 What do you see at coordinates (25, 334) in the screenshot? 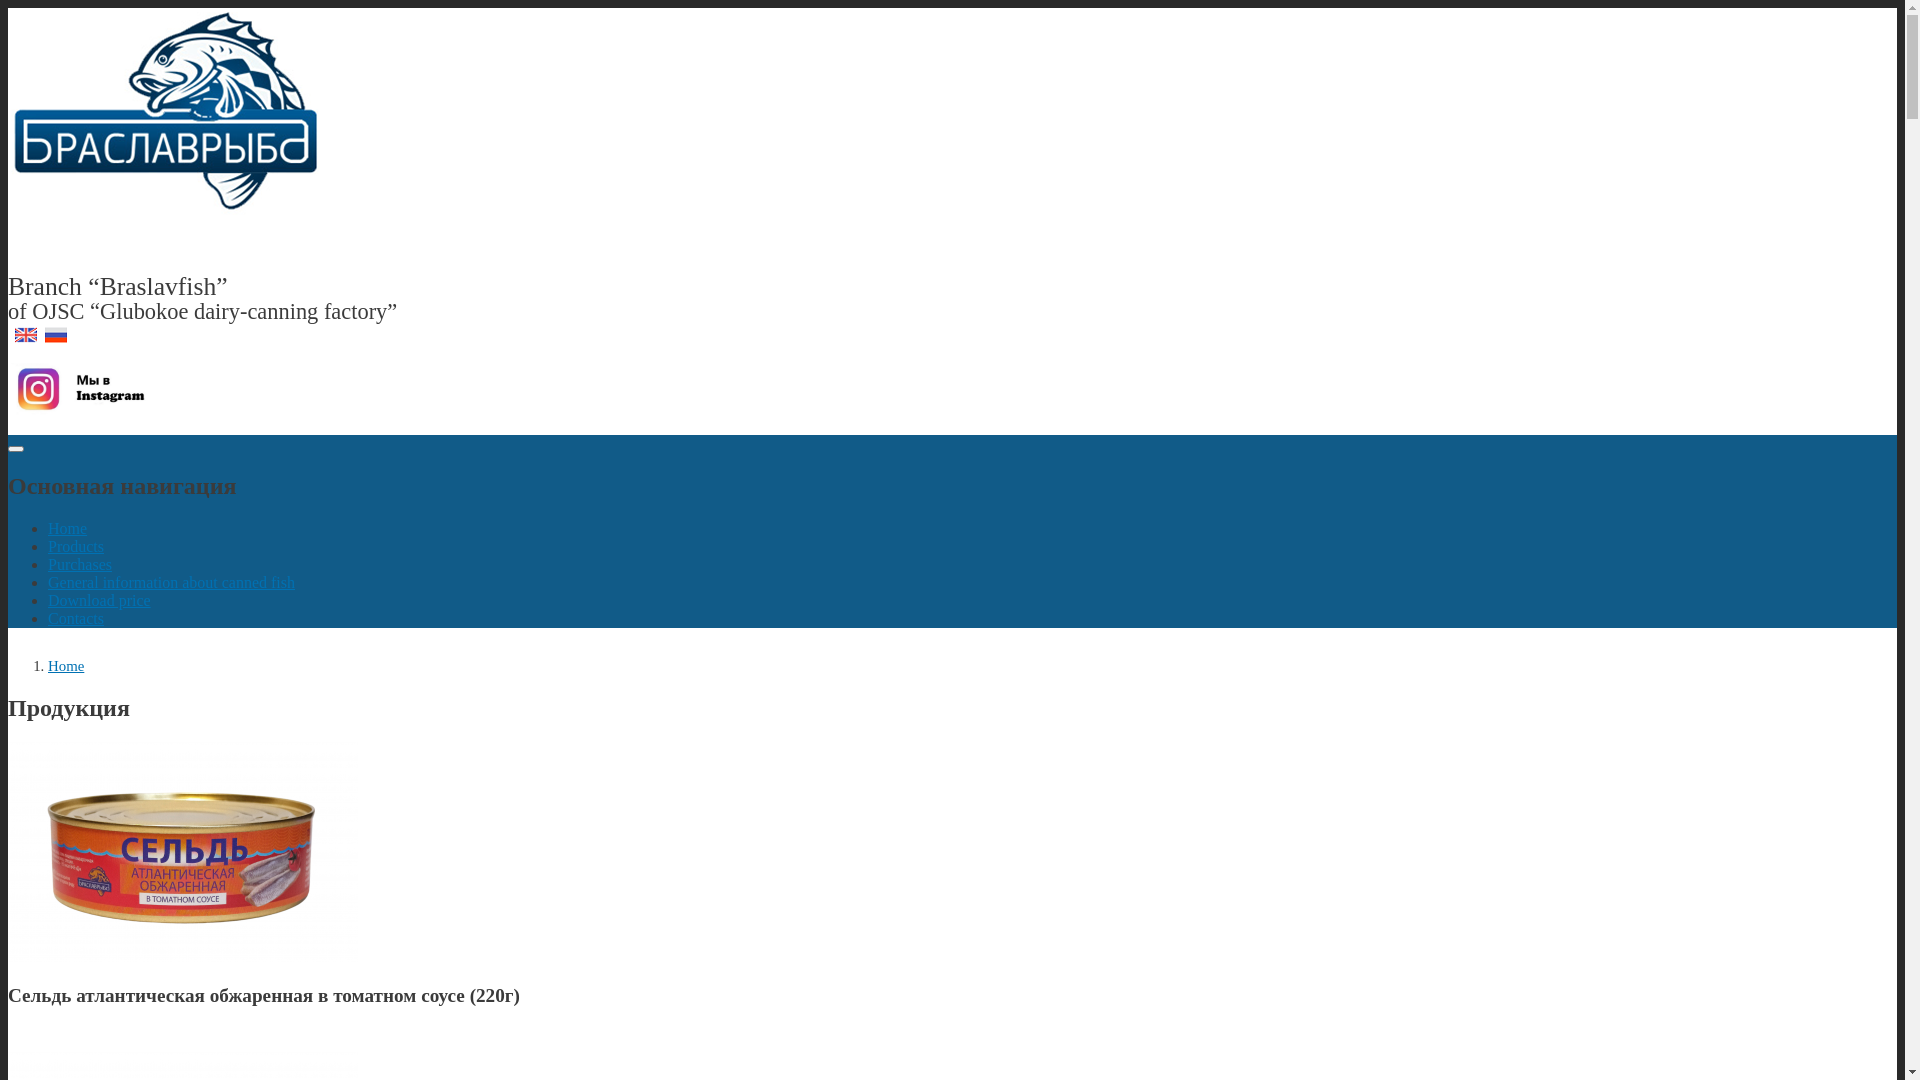
I see `'English'` at bounding box center [25, 334].